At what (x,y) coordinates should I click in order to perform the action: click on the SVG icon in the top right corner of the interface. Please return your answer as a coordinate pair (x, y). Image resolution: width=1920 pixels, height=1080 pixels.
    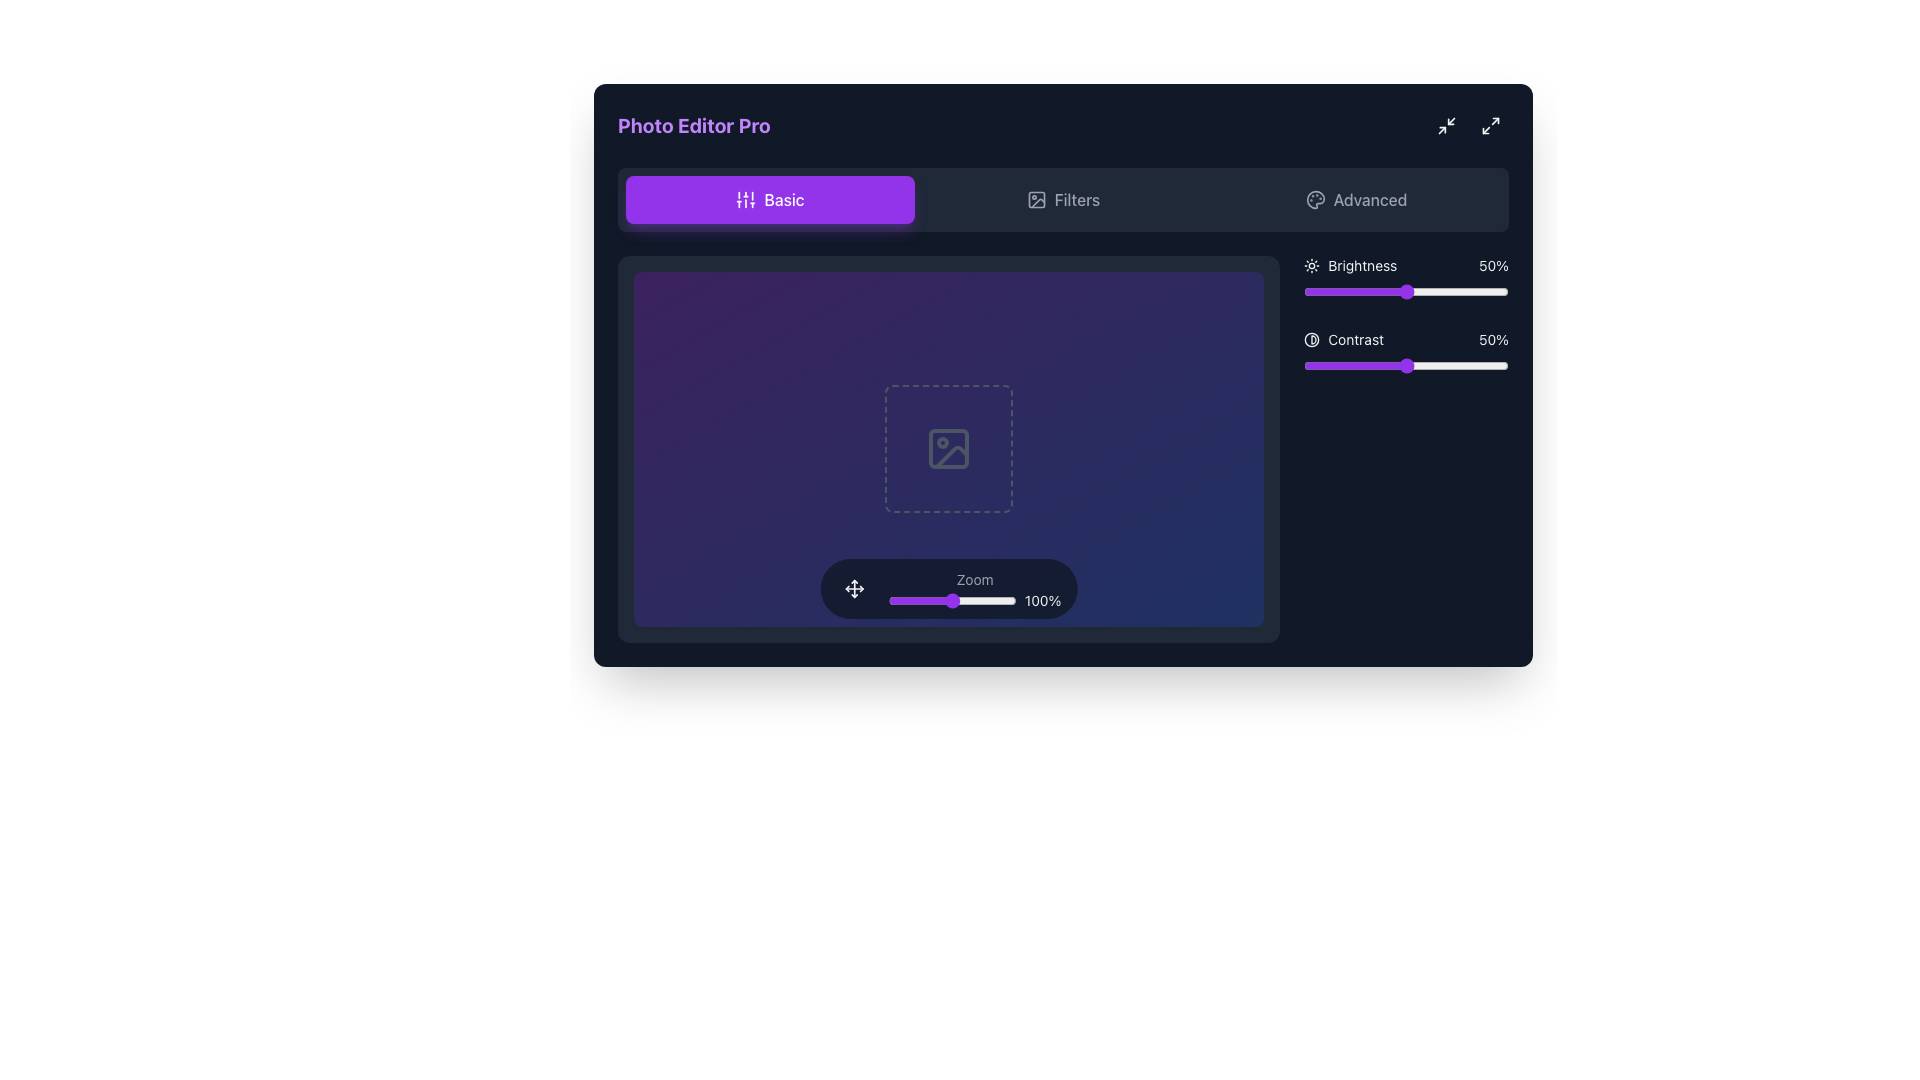
    Looking at the image, I should click on (1446, 126).